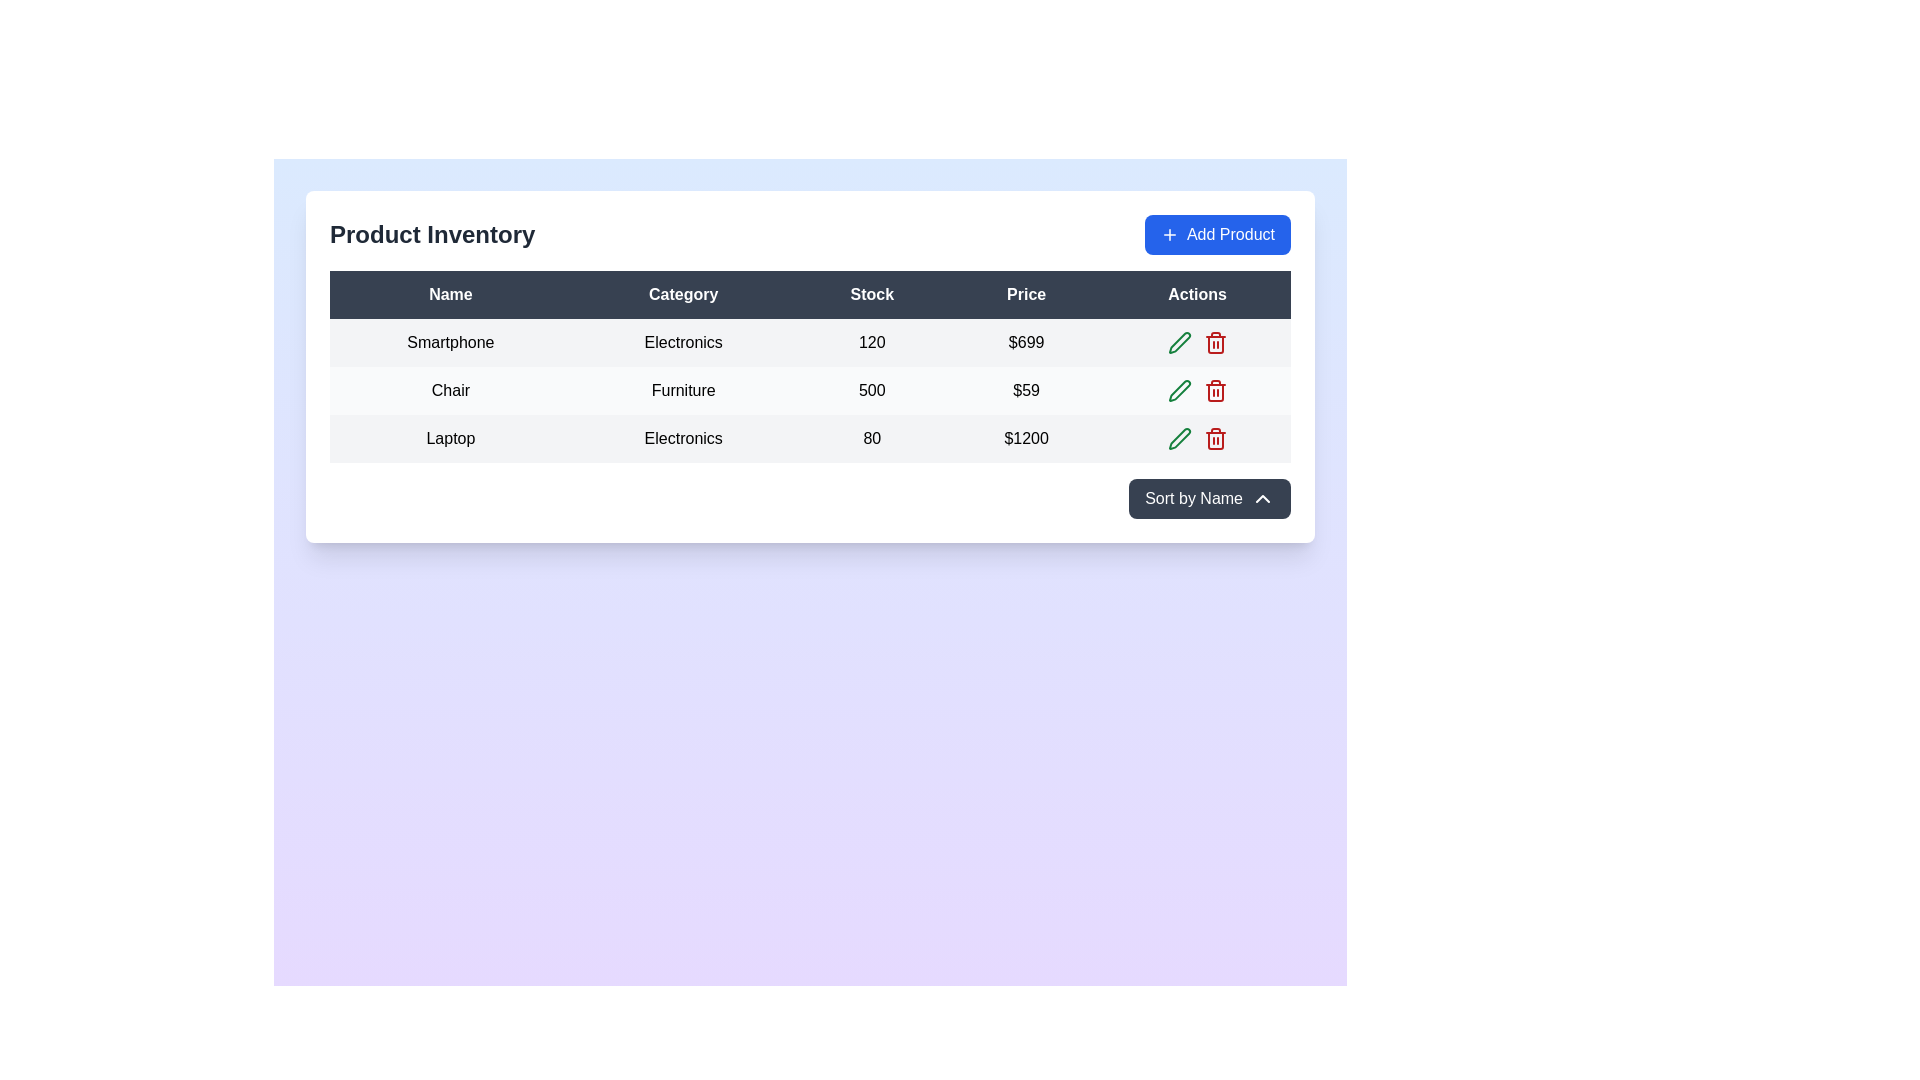  I want to click on the green pen icon in the 'Actions' column of the table, specifically in the first row for the 'Smartphone' item, so click(1179, 438).